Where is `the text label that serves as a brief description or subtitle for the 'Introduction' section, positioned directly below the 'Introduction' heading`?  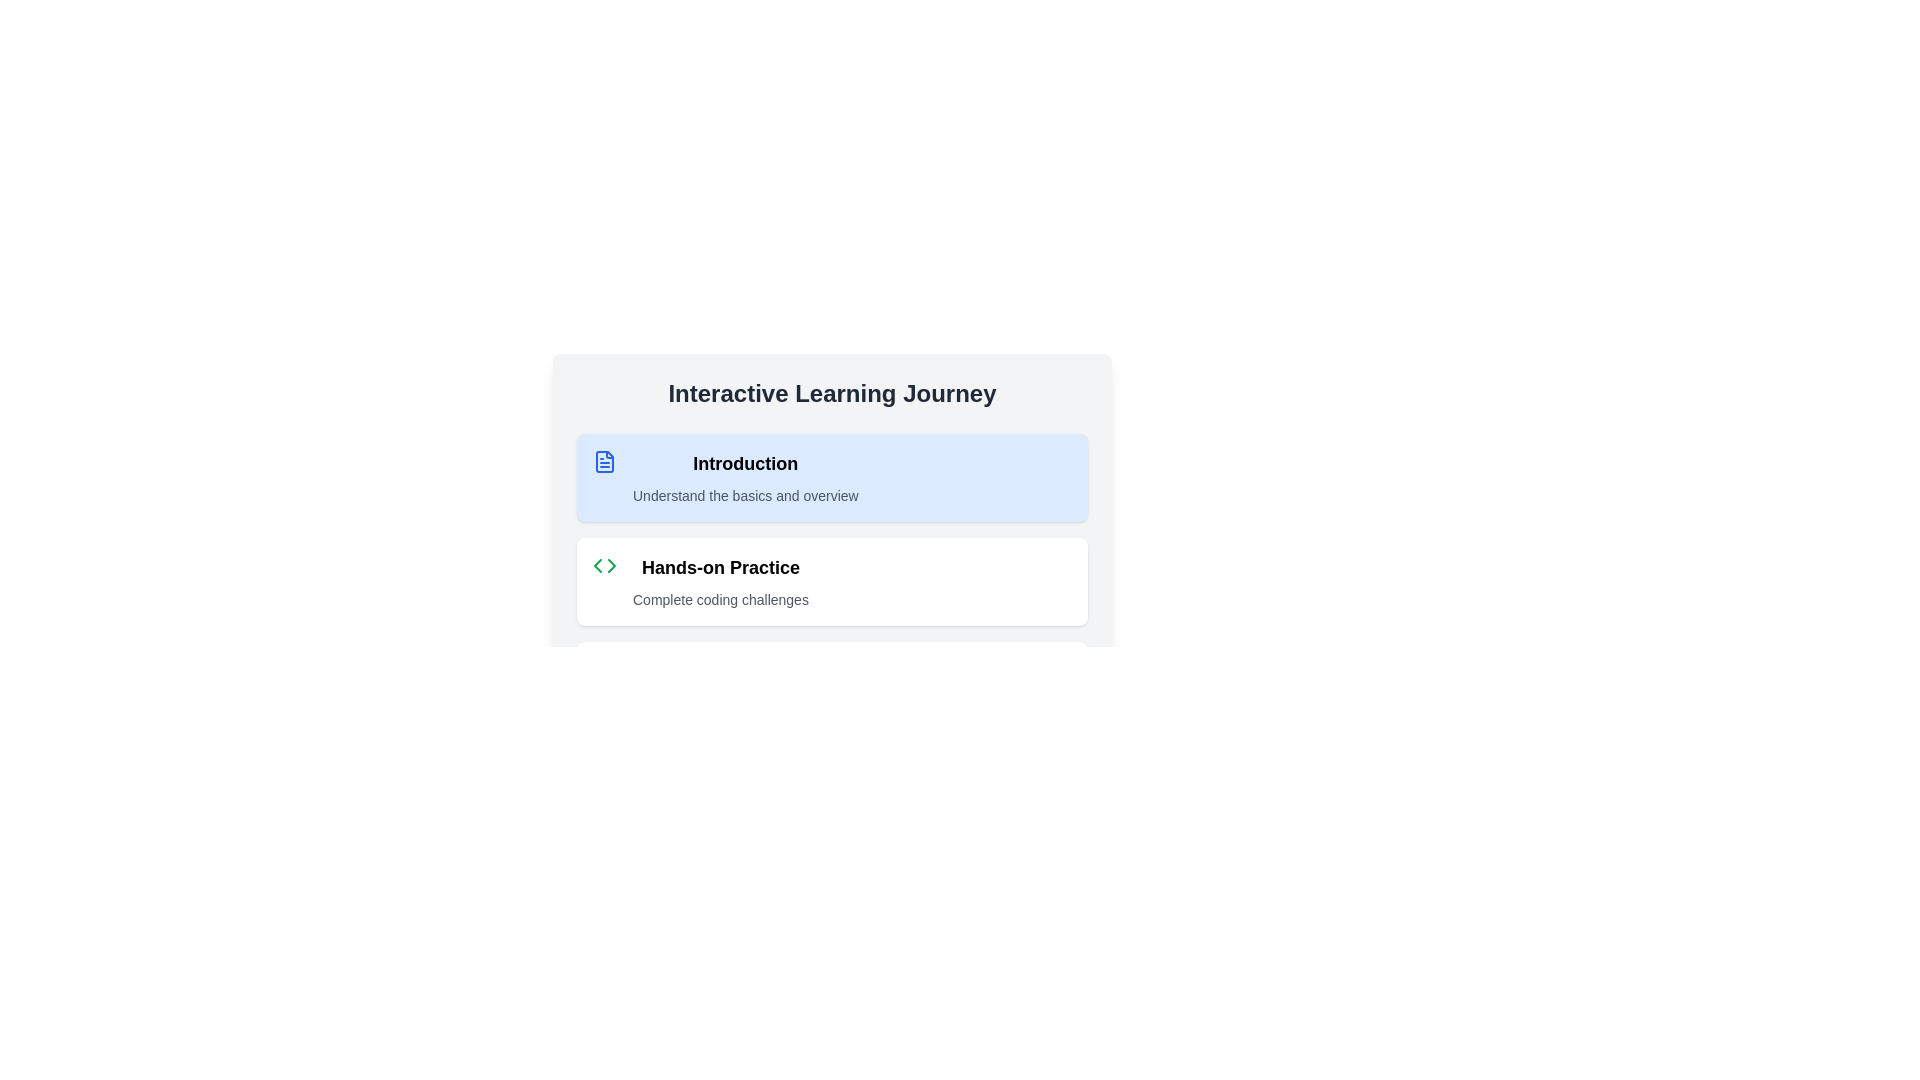
the text label that serves as a brief description or subtitle for the 'Introduction' section, positioned directly below the 'Introduction' heading is located at coordinates (744, 495).